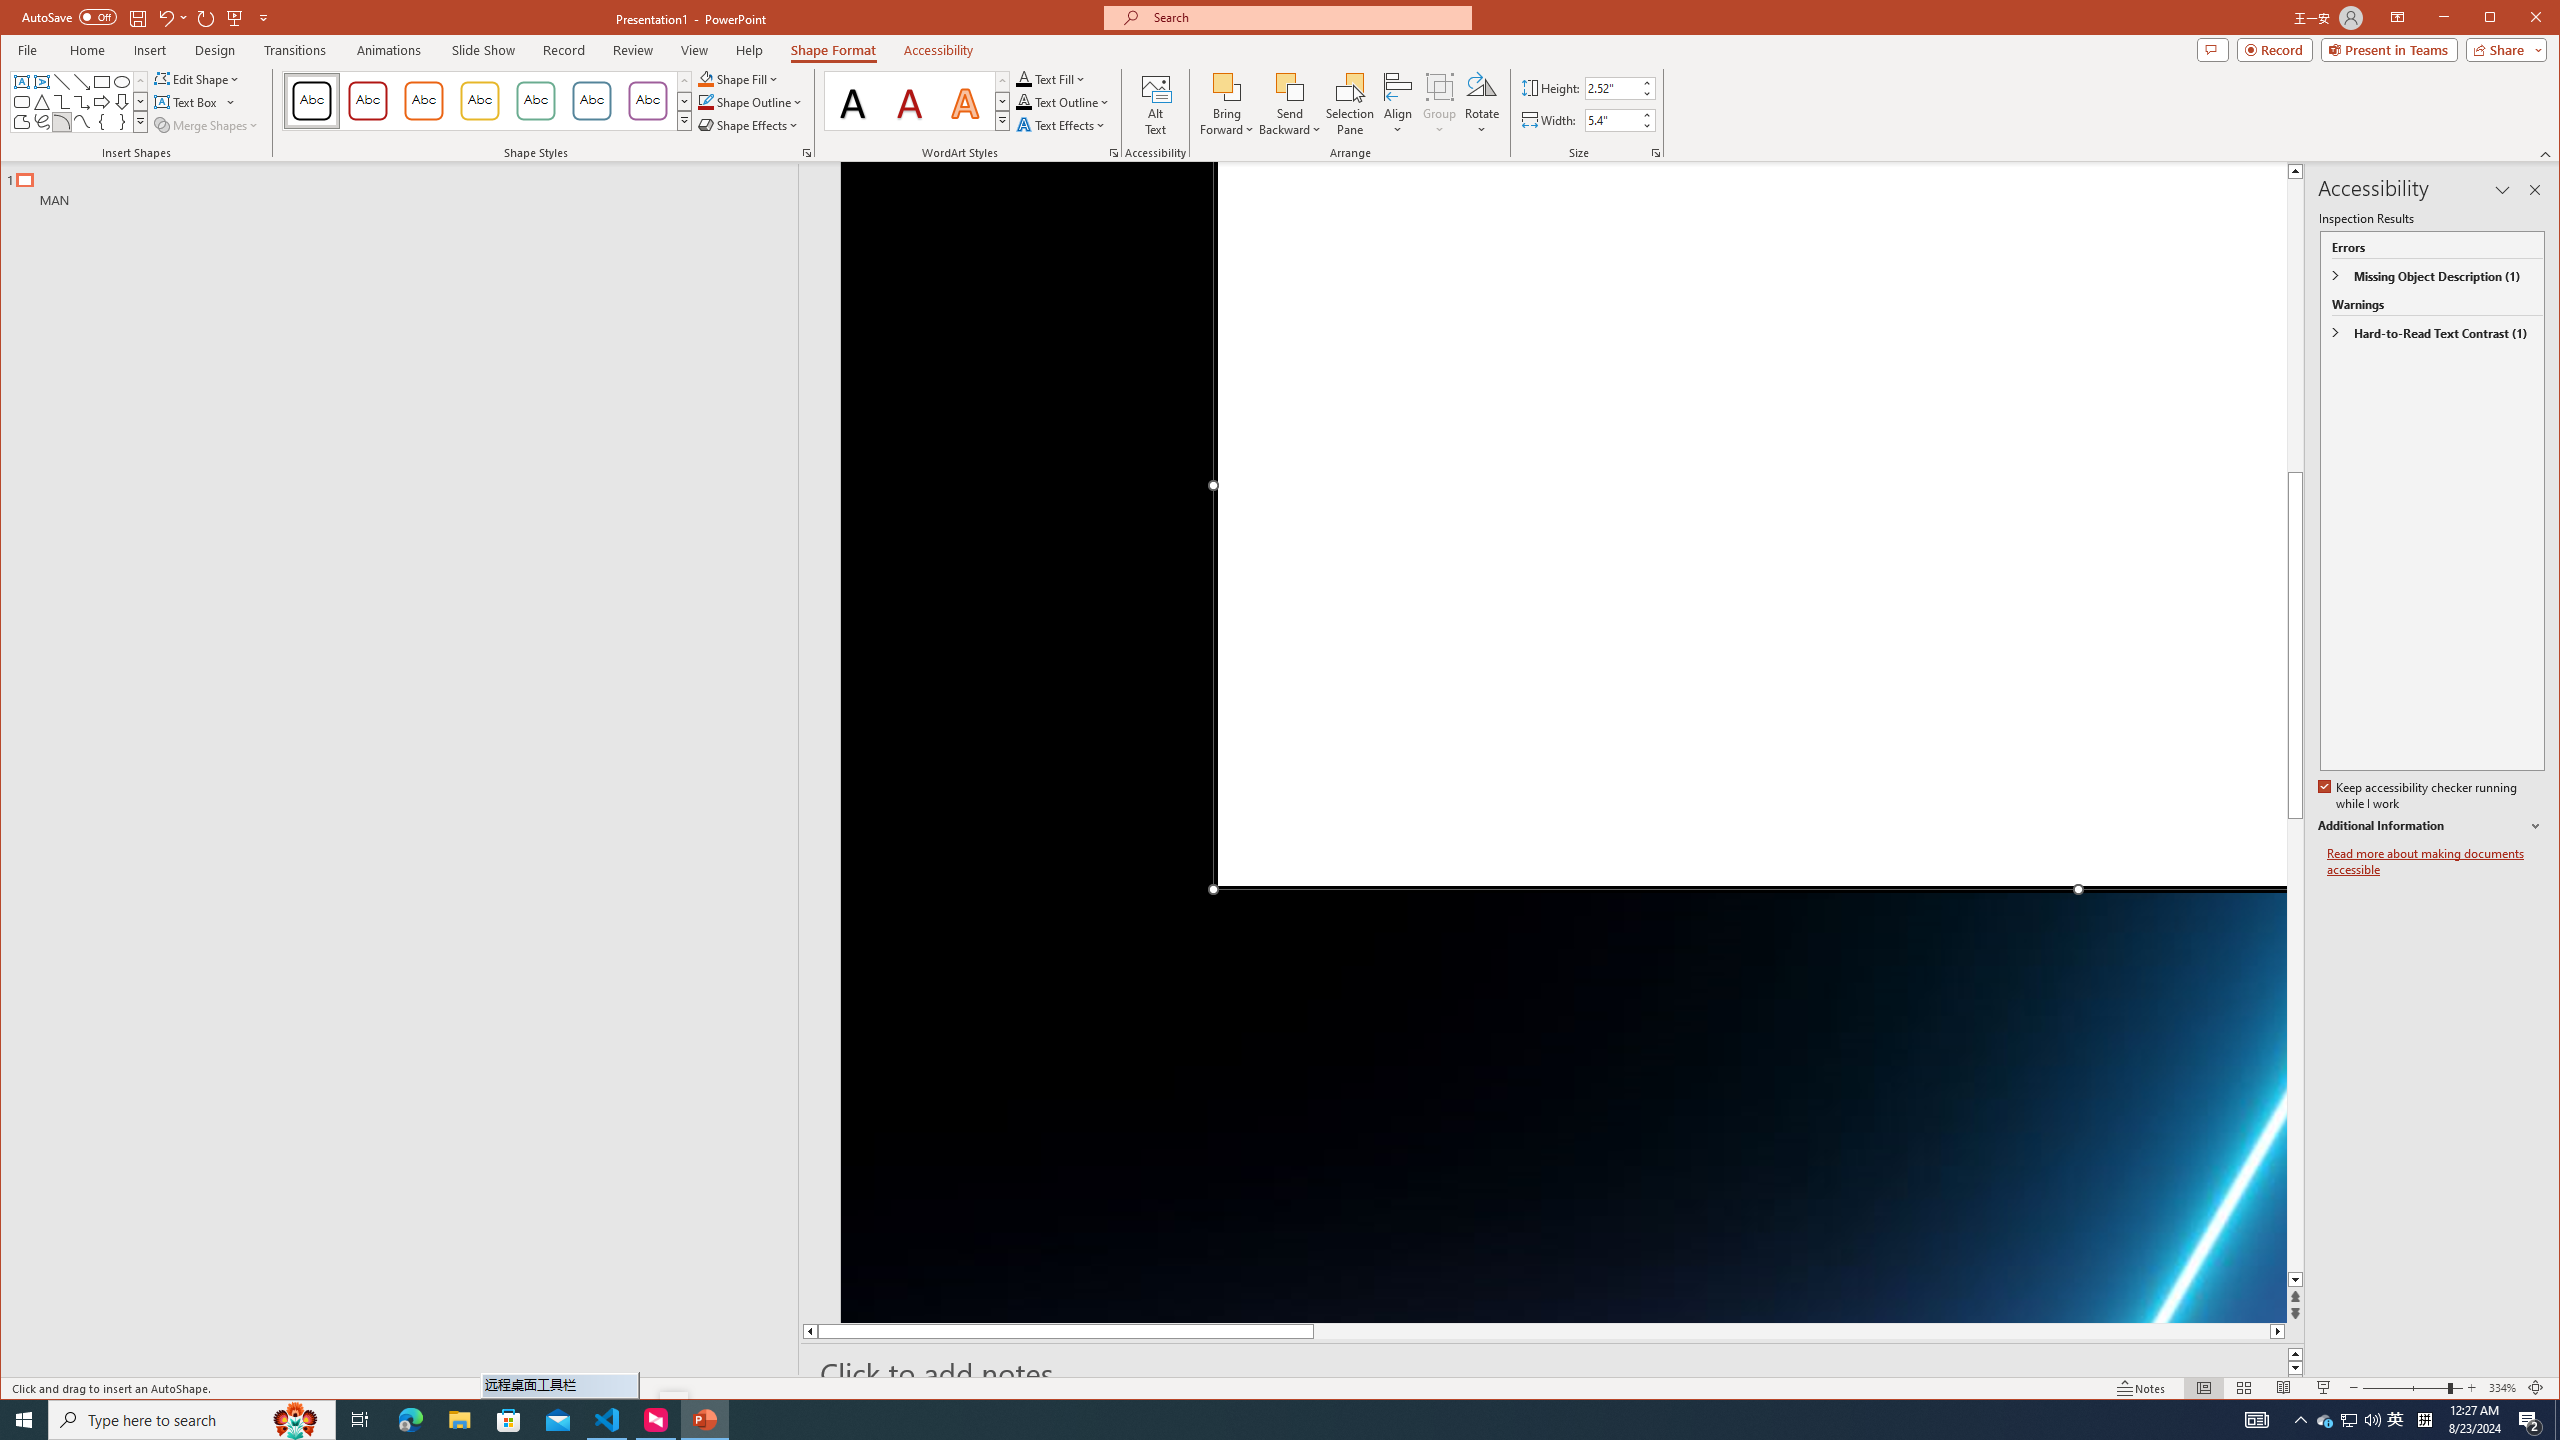  What do you see at coordinates (2434, 861) in the screenshot?
I see `'Read more about making documents accessible'` at bounding box center [2434, 861].